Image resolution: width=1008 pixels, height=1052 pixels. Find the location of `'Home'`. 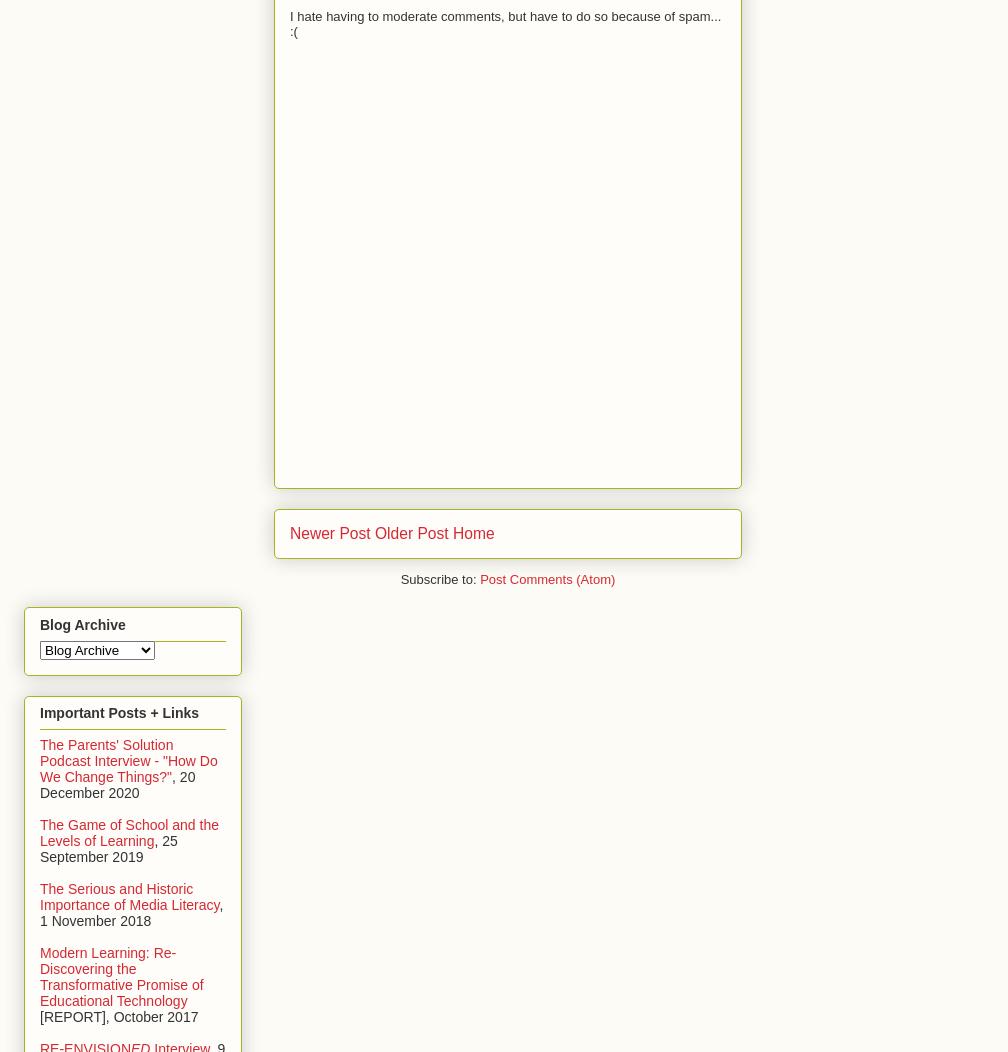

'Home' is located at coordinates (472, 533).